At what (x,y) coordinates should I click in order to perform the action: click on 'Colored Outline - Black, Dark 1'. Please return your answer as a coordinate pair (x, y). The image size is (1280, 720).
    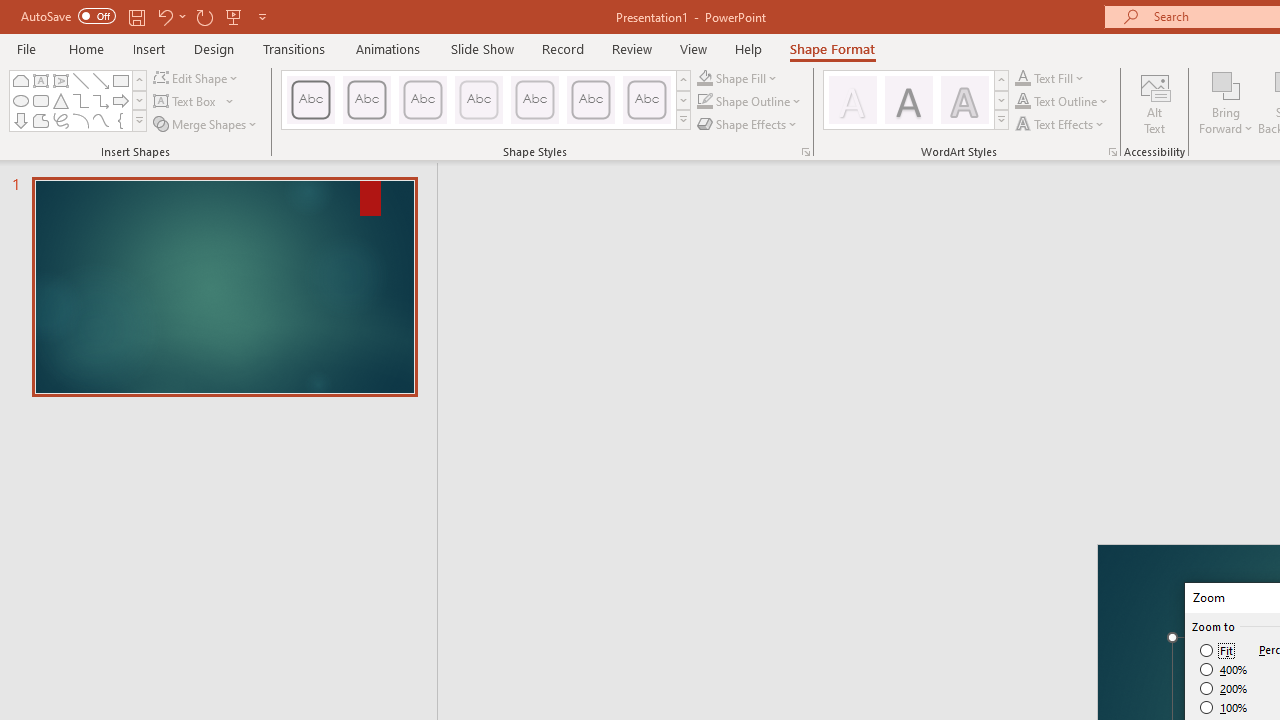
    Looking at the image, I should click on (310, 100).